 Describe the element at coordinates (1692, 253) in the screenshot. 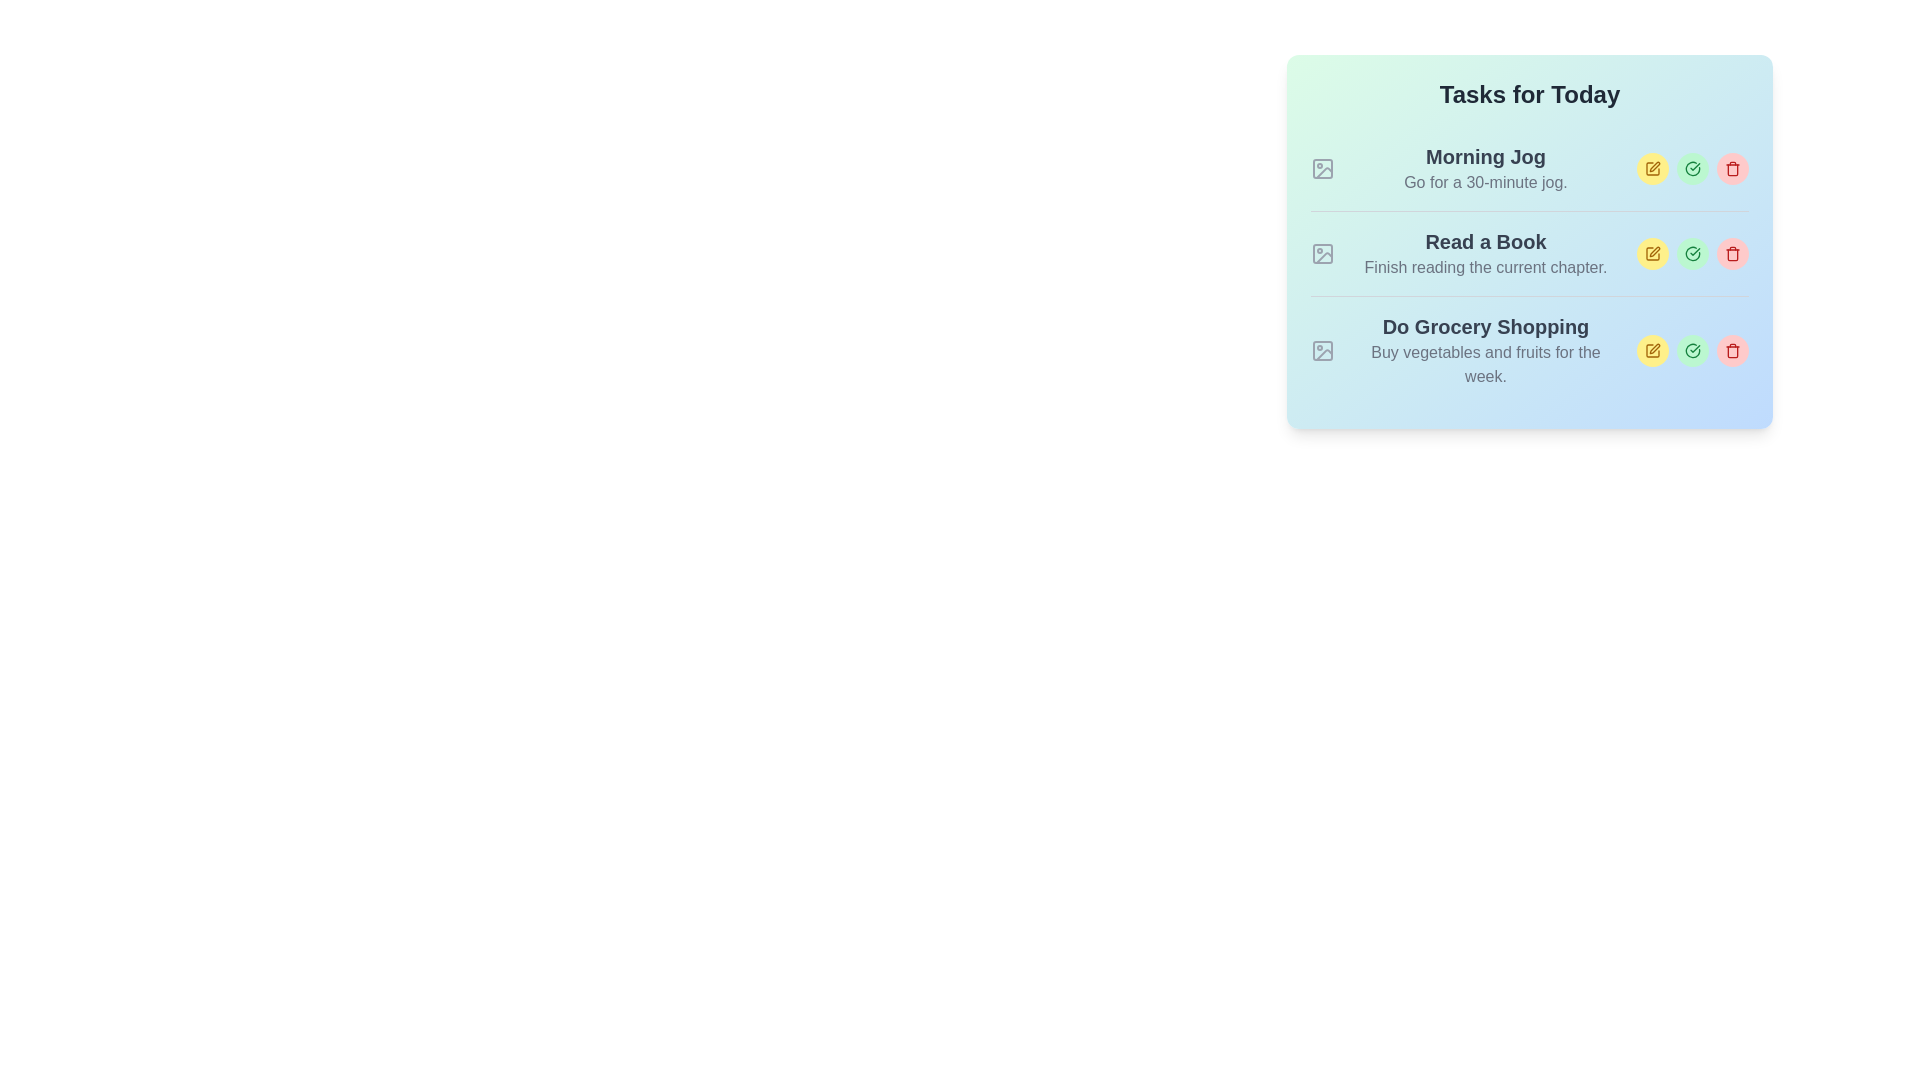

I see `the circular green button with a checkmark icon located in the 'Read a Book' task section, which is the second icon from the right` at that location.